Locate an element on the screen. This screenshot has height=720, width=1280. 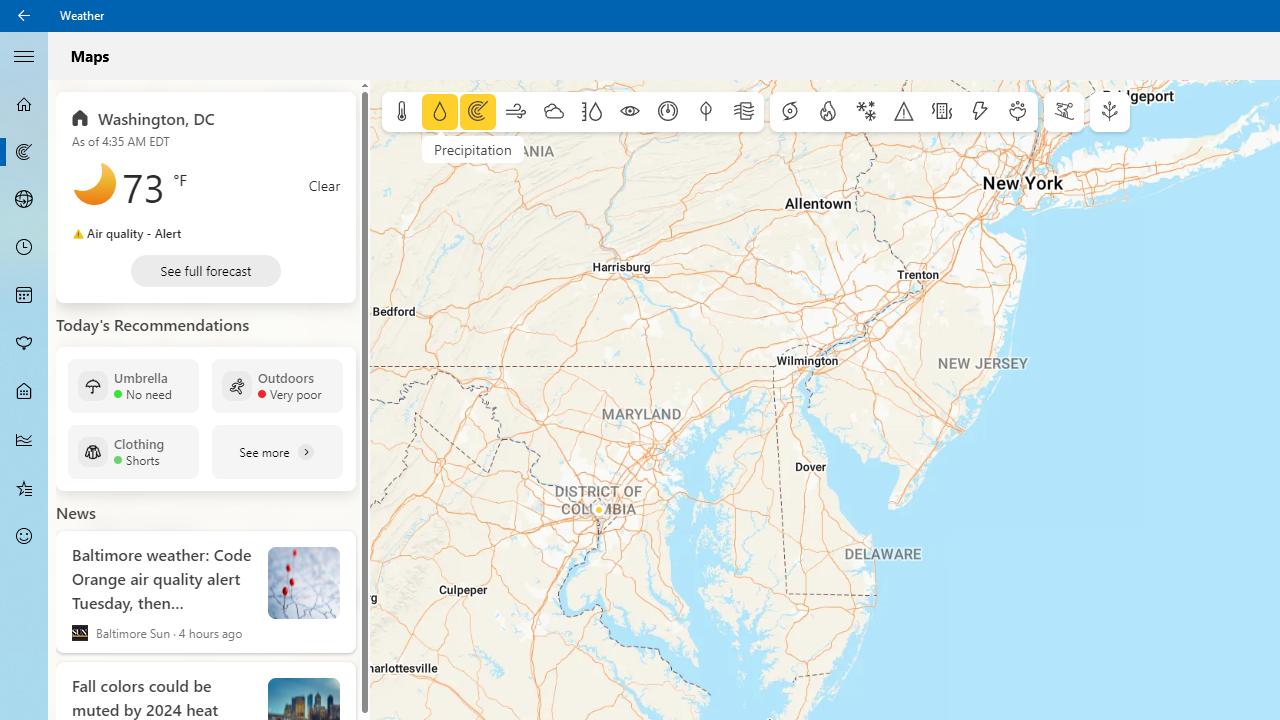
'Pollen - Not Selected' is located at coordinates (24, 342).